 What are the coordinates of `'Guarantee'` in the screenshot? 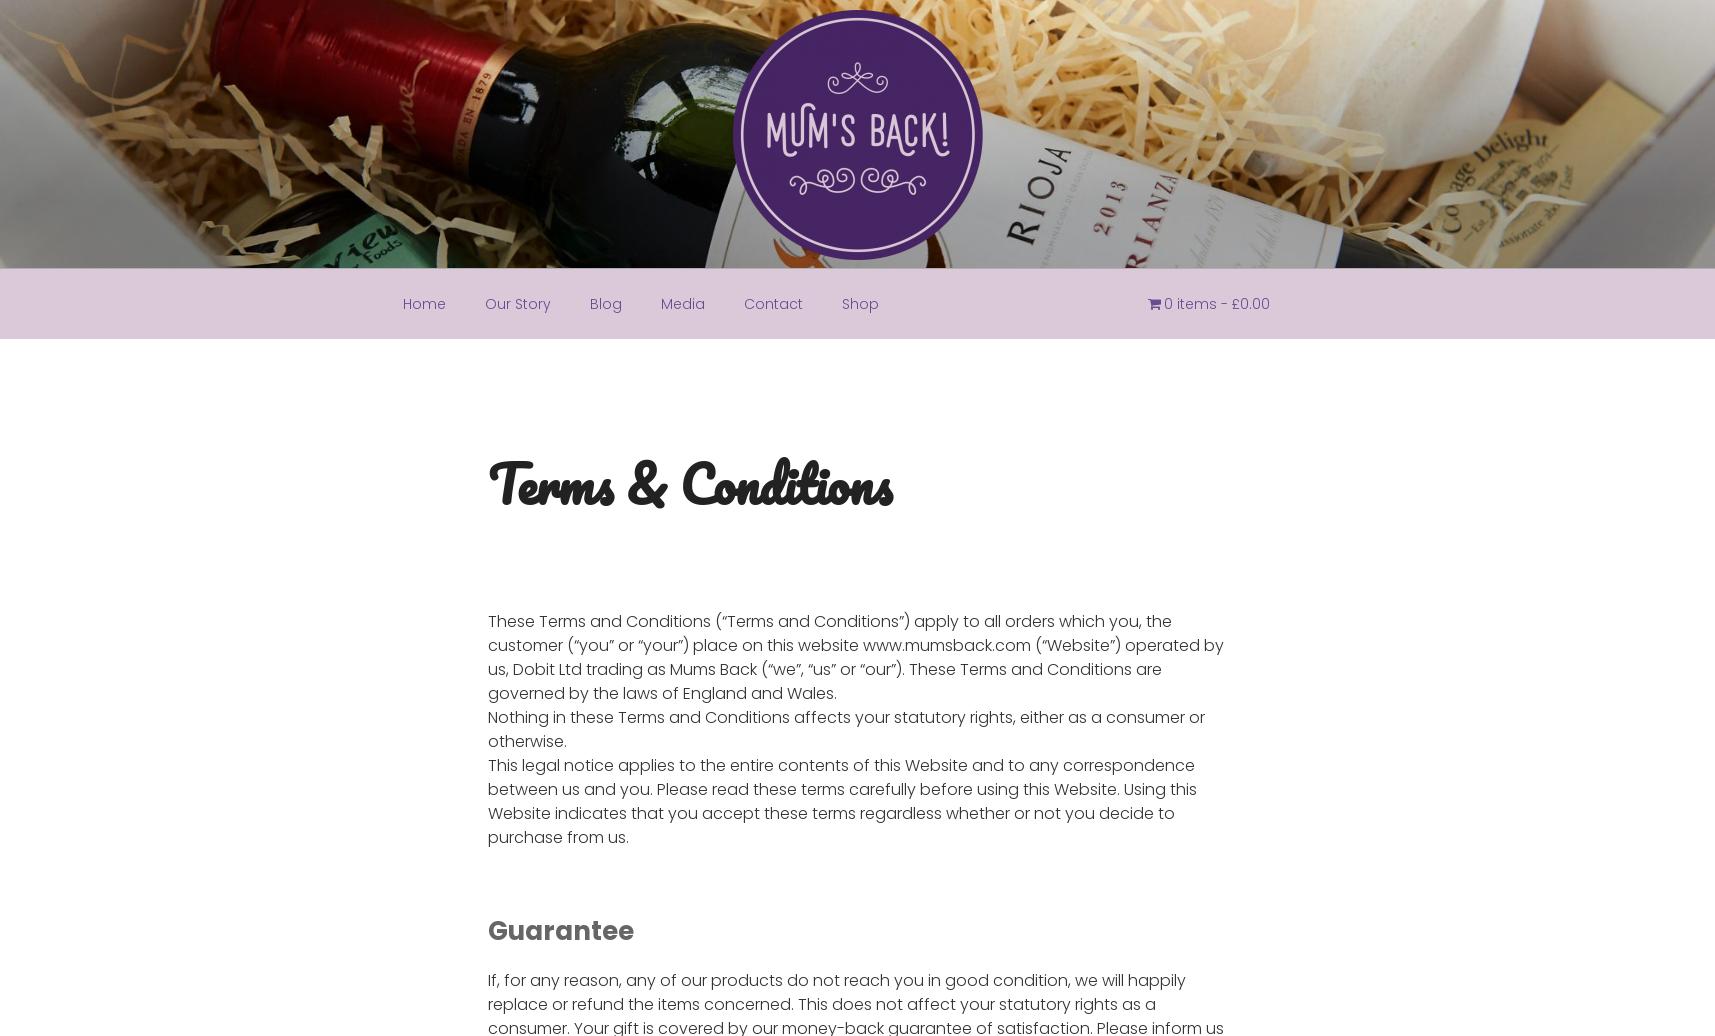 It's located at (558, 930).